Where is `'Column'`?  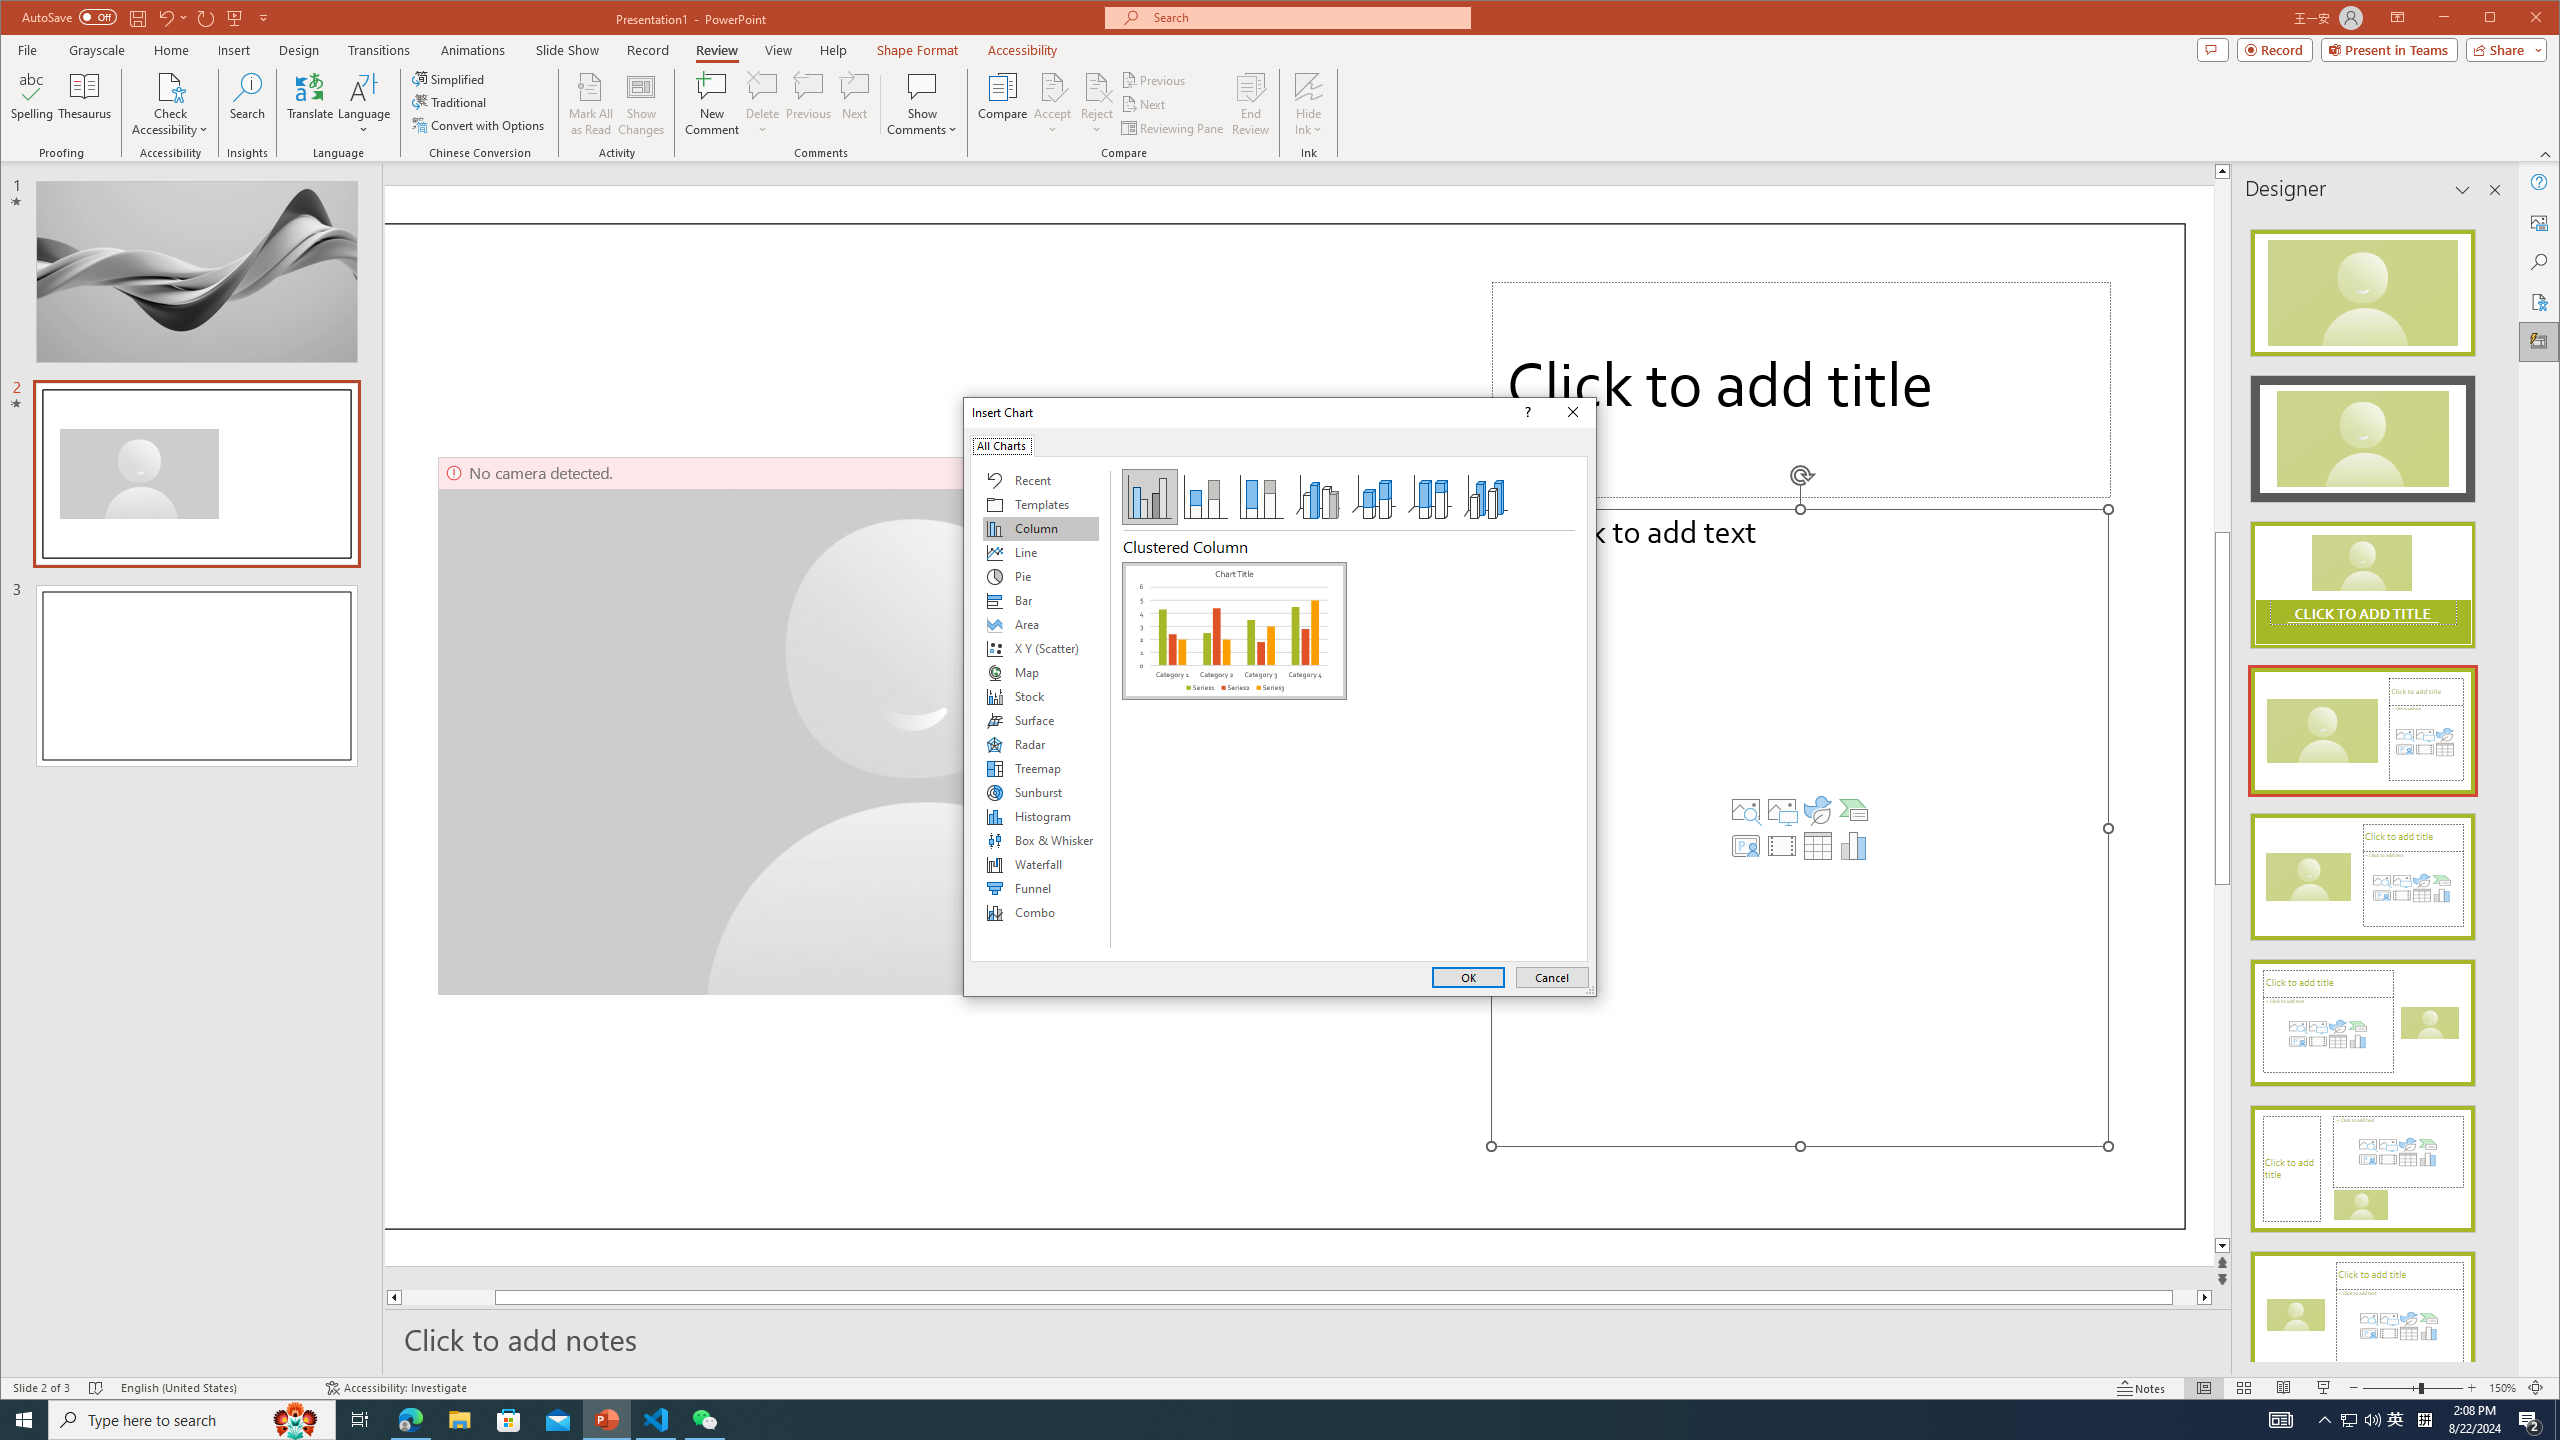 'Column' is located at coordinates (1039, 528).